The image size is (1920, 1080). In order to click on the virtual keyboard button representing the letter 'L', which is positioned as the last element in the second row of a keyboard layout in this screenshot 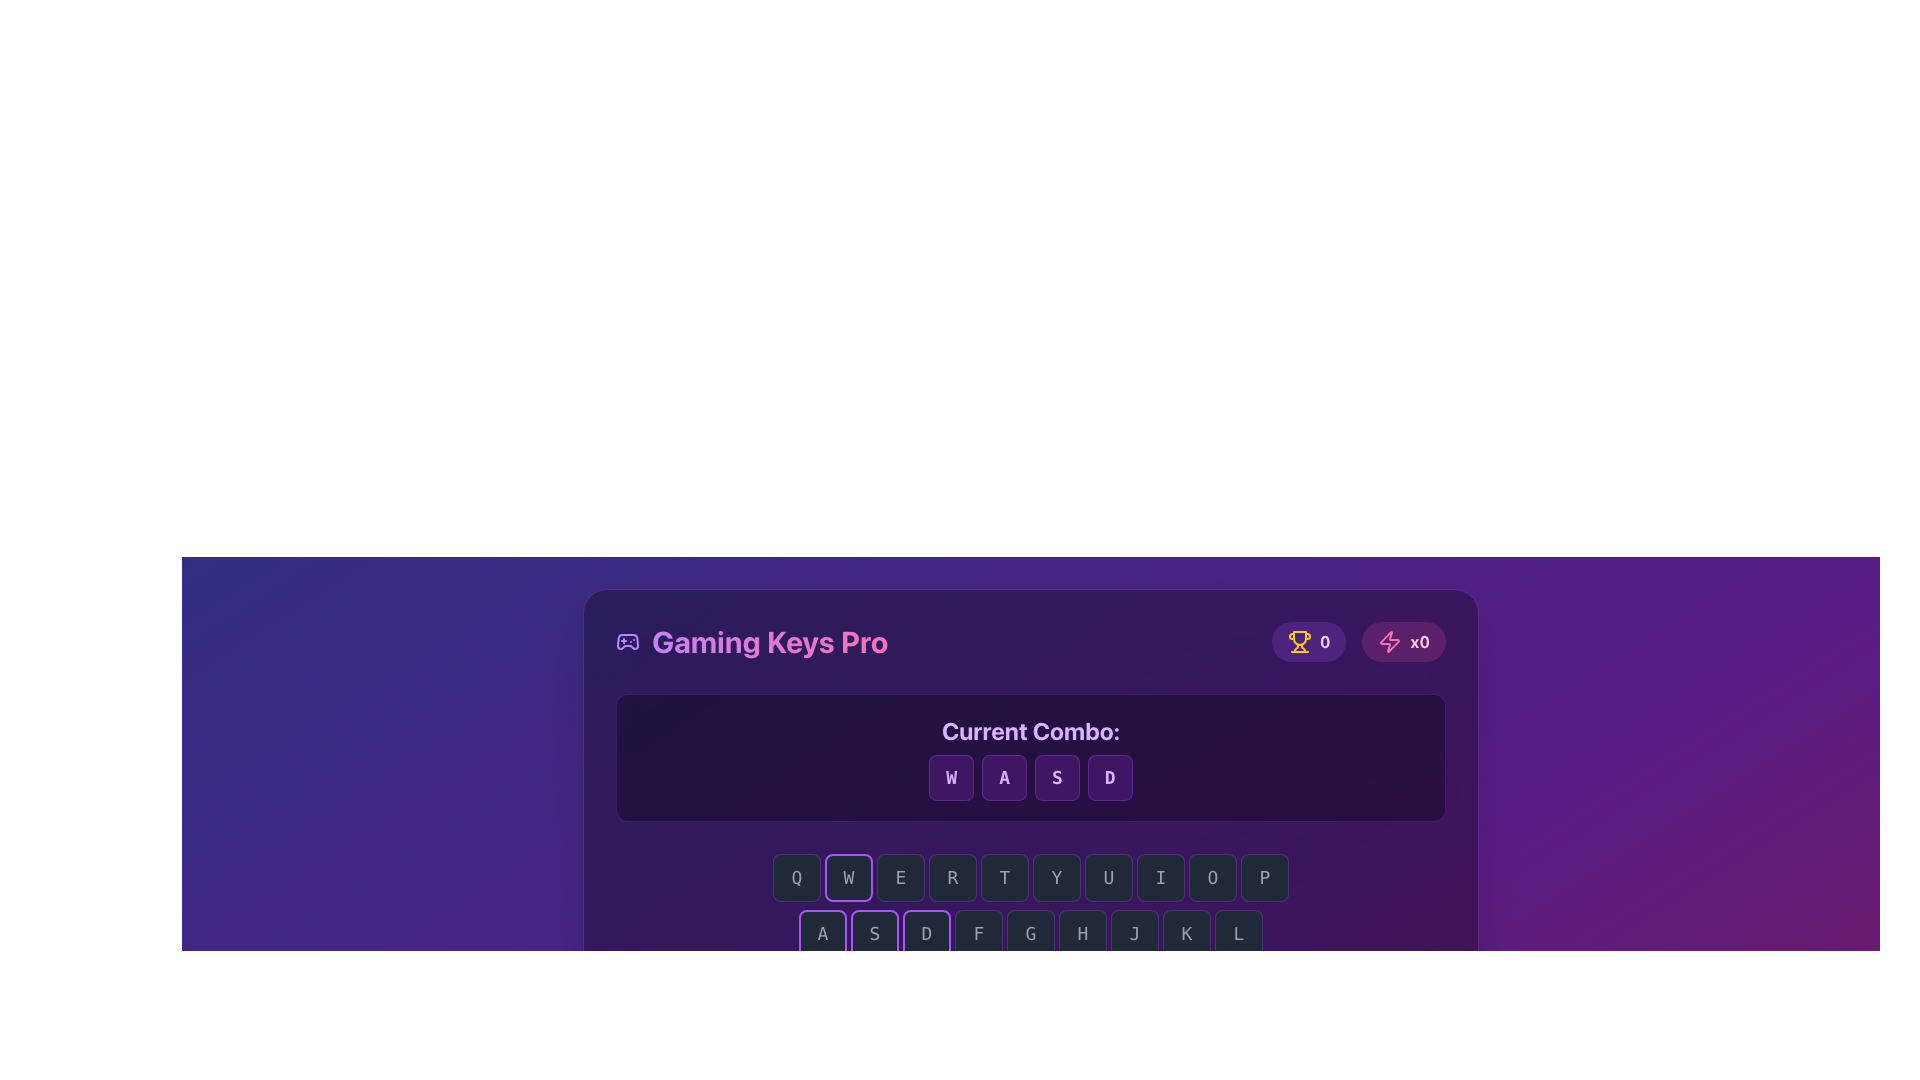, I will do `click(1237, 933)`.